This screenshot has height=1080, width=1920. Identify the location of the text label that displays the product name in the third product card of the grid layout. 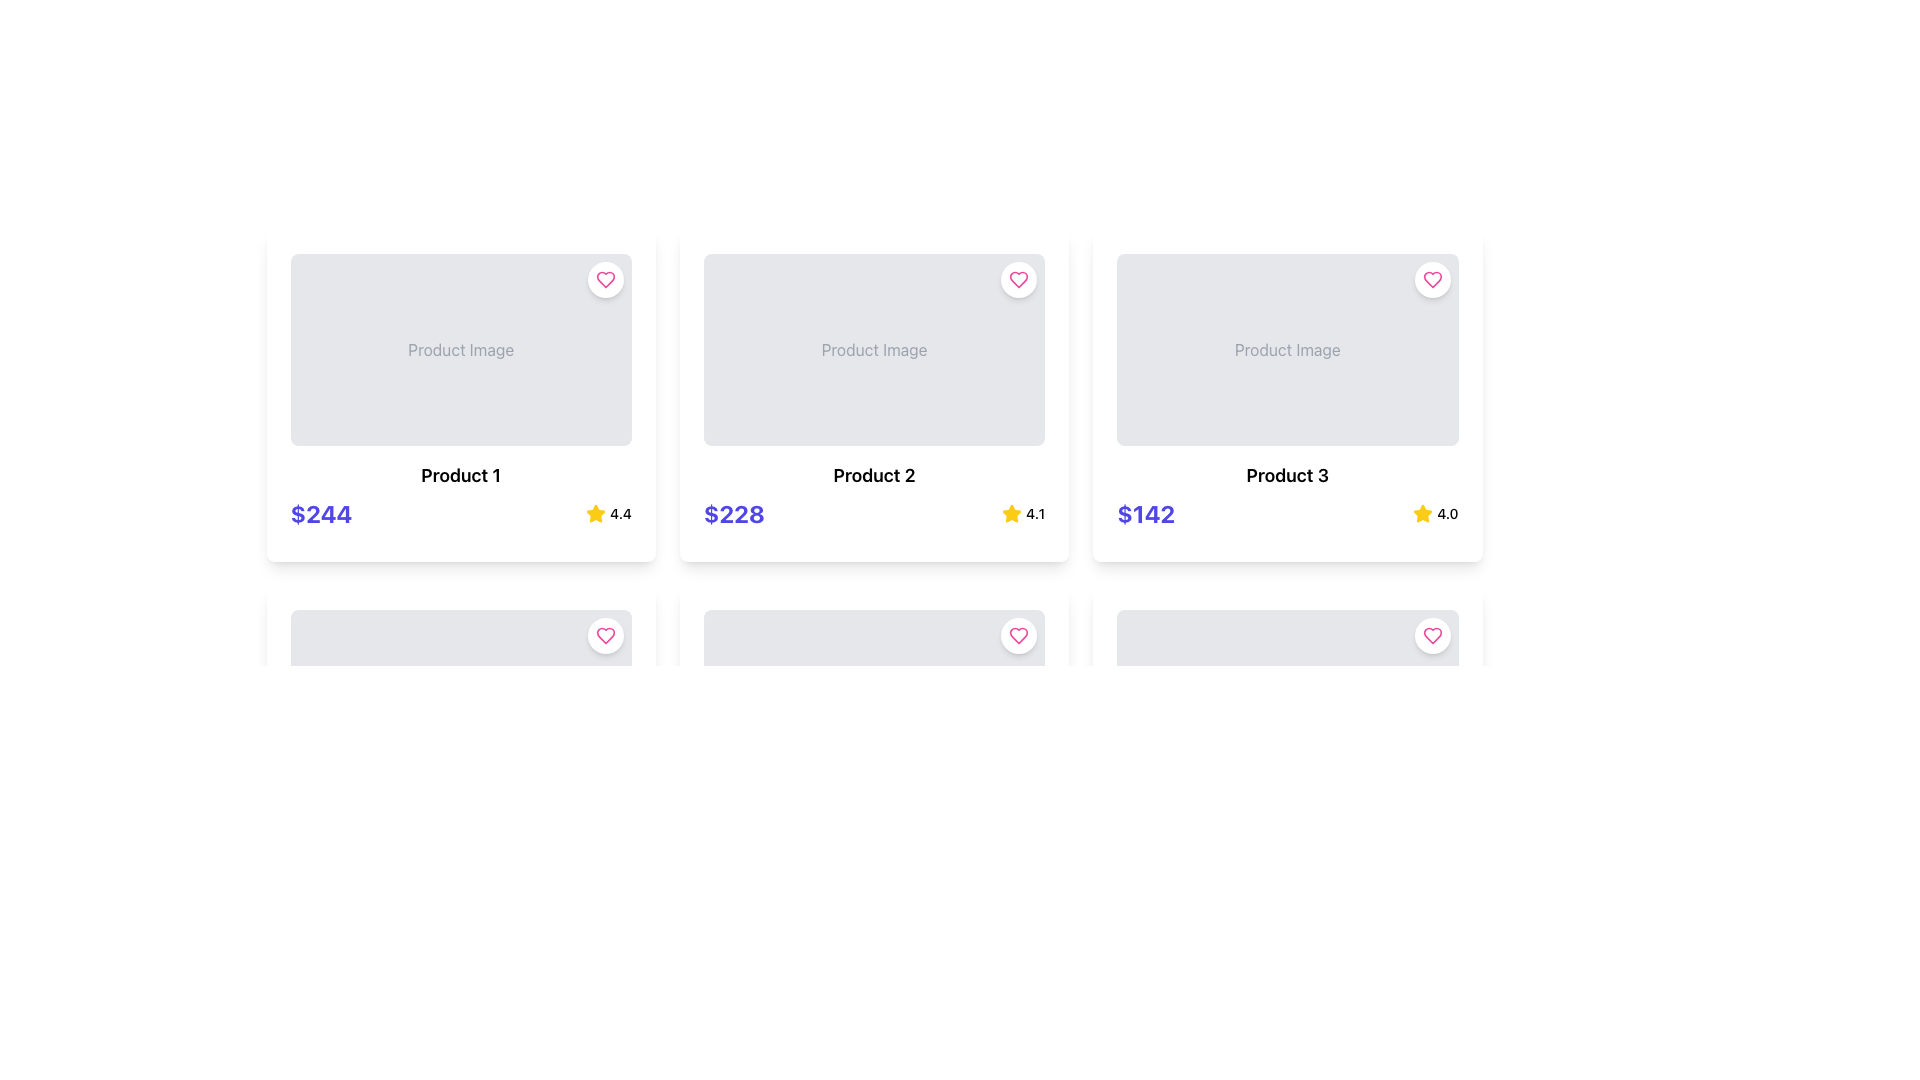
(1287, 475).